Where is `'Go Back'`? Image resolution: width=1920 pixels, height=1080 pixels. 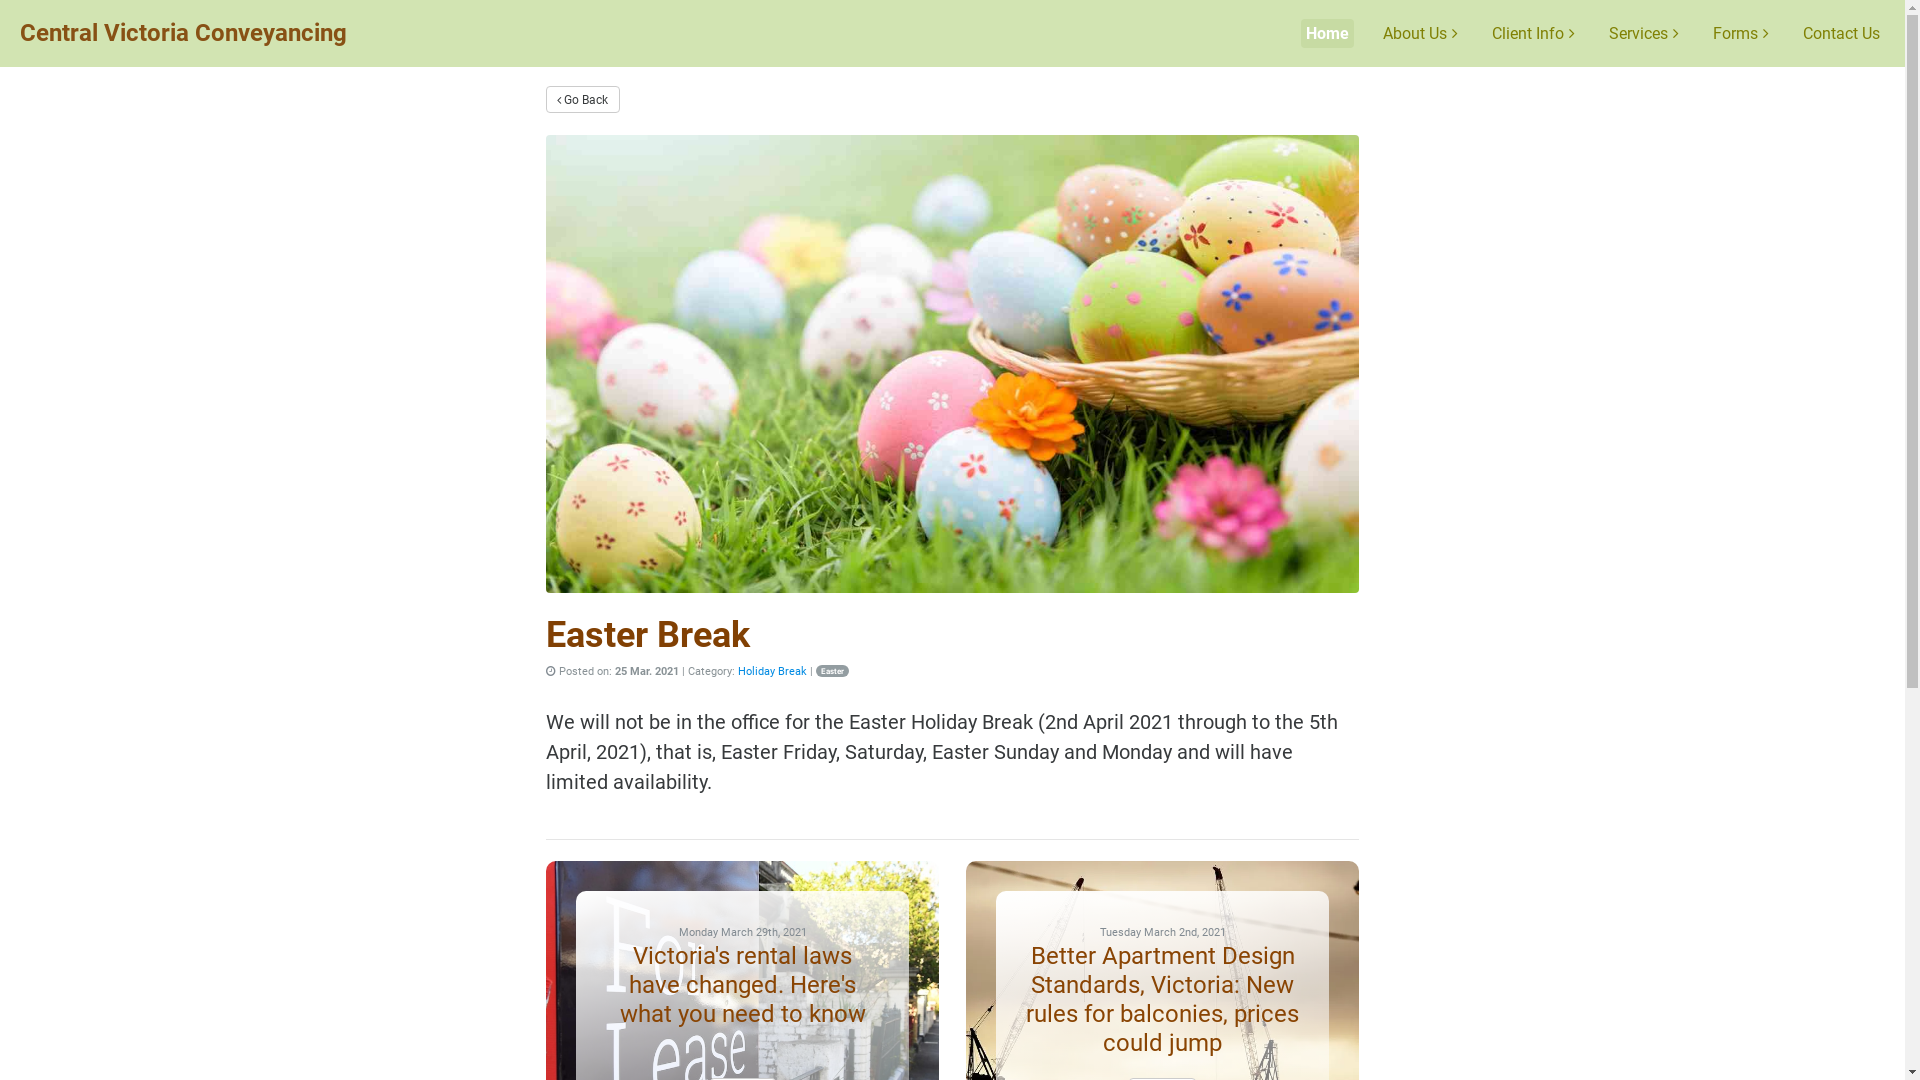 'Go Back' is located at coordinates (581, 99).